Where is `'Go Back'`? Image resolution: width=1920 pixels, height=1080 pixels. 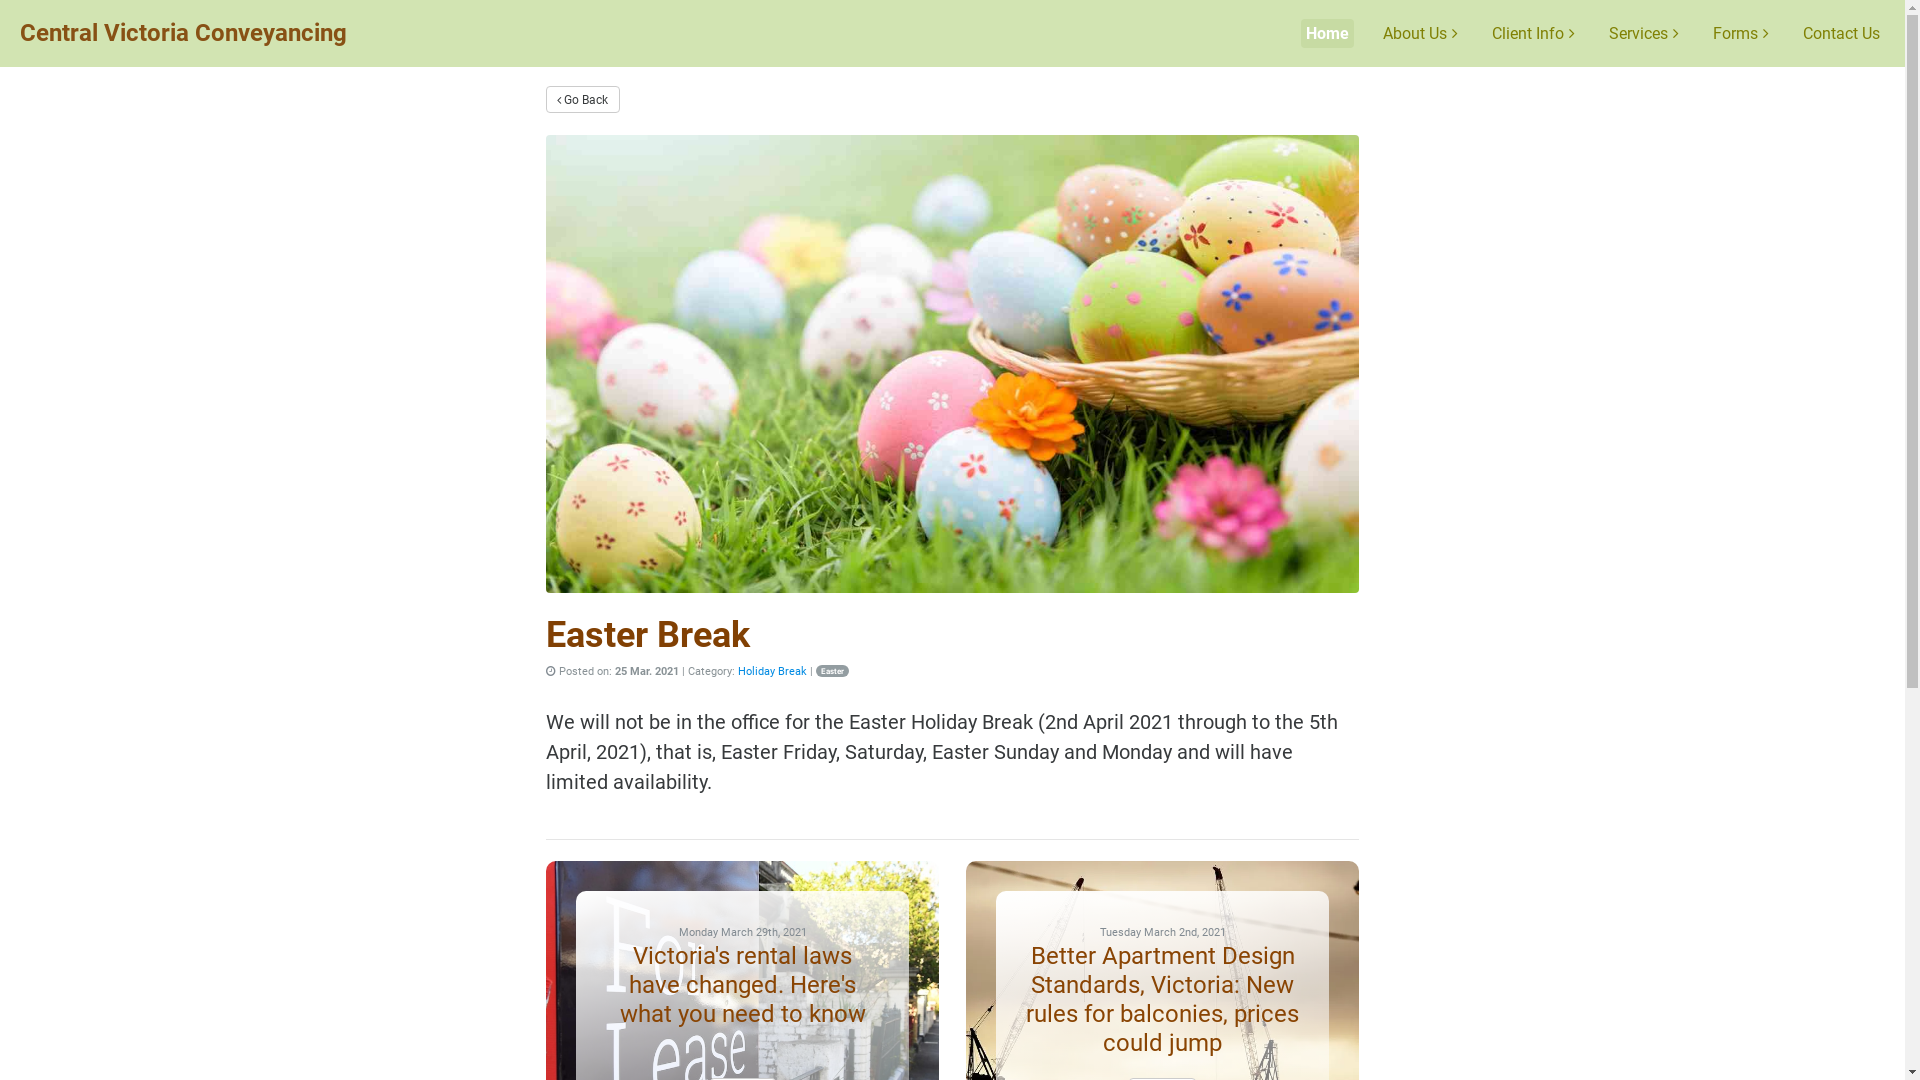 'Go Back' is located at coordinates (581, 99).